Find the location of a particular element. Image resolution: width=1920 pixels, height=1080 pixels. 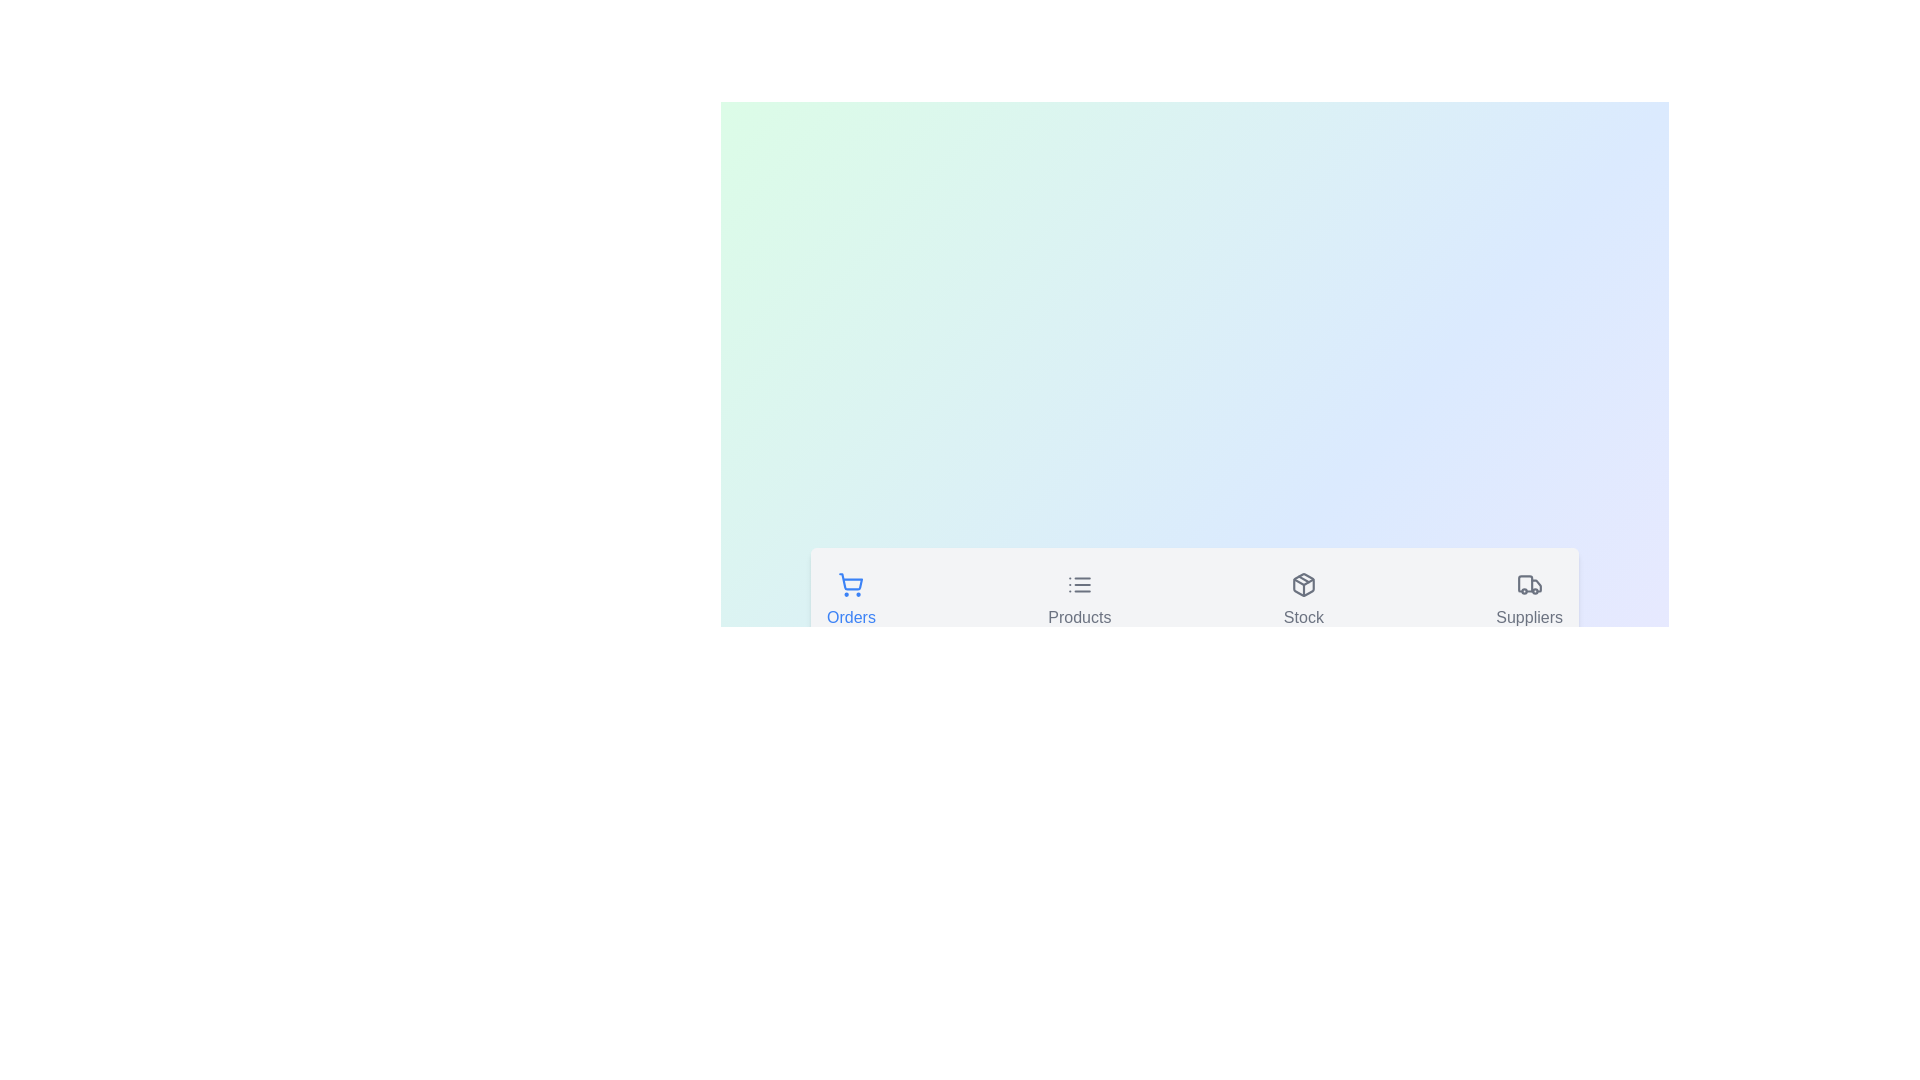

the icon of the Suppliers tab is located at coordinates (1528, 601).